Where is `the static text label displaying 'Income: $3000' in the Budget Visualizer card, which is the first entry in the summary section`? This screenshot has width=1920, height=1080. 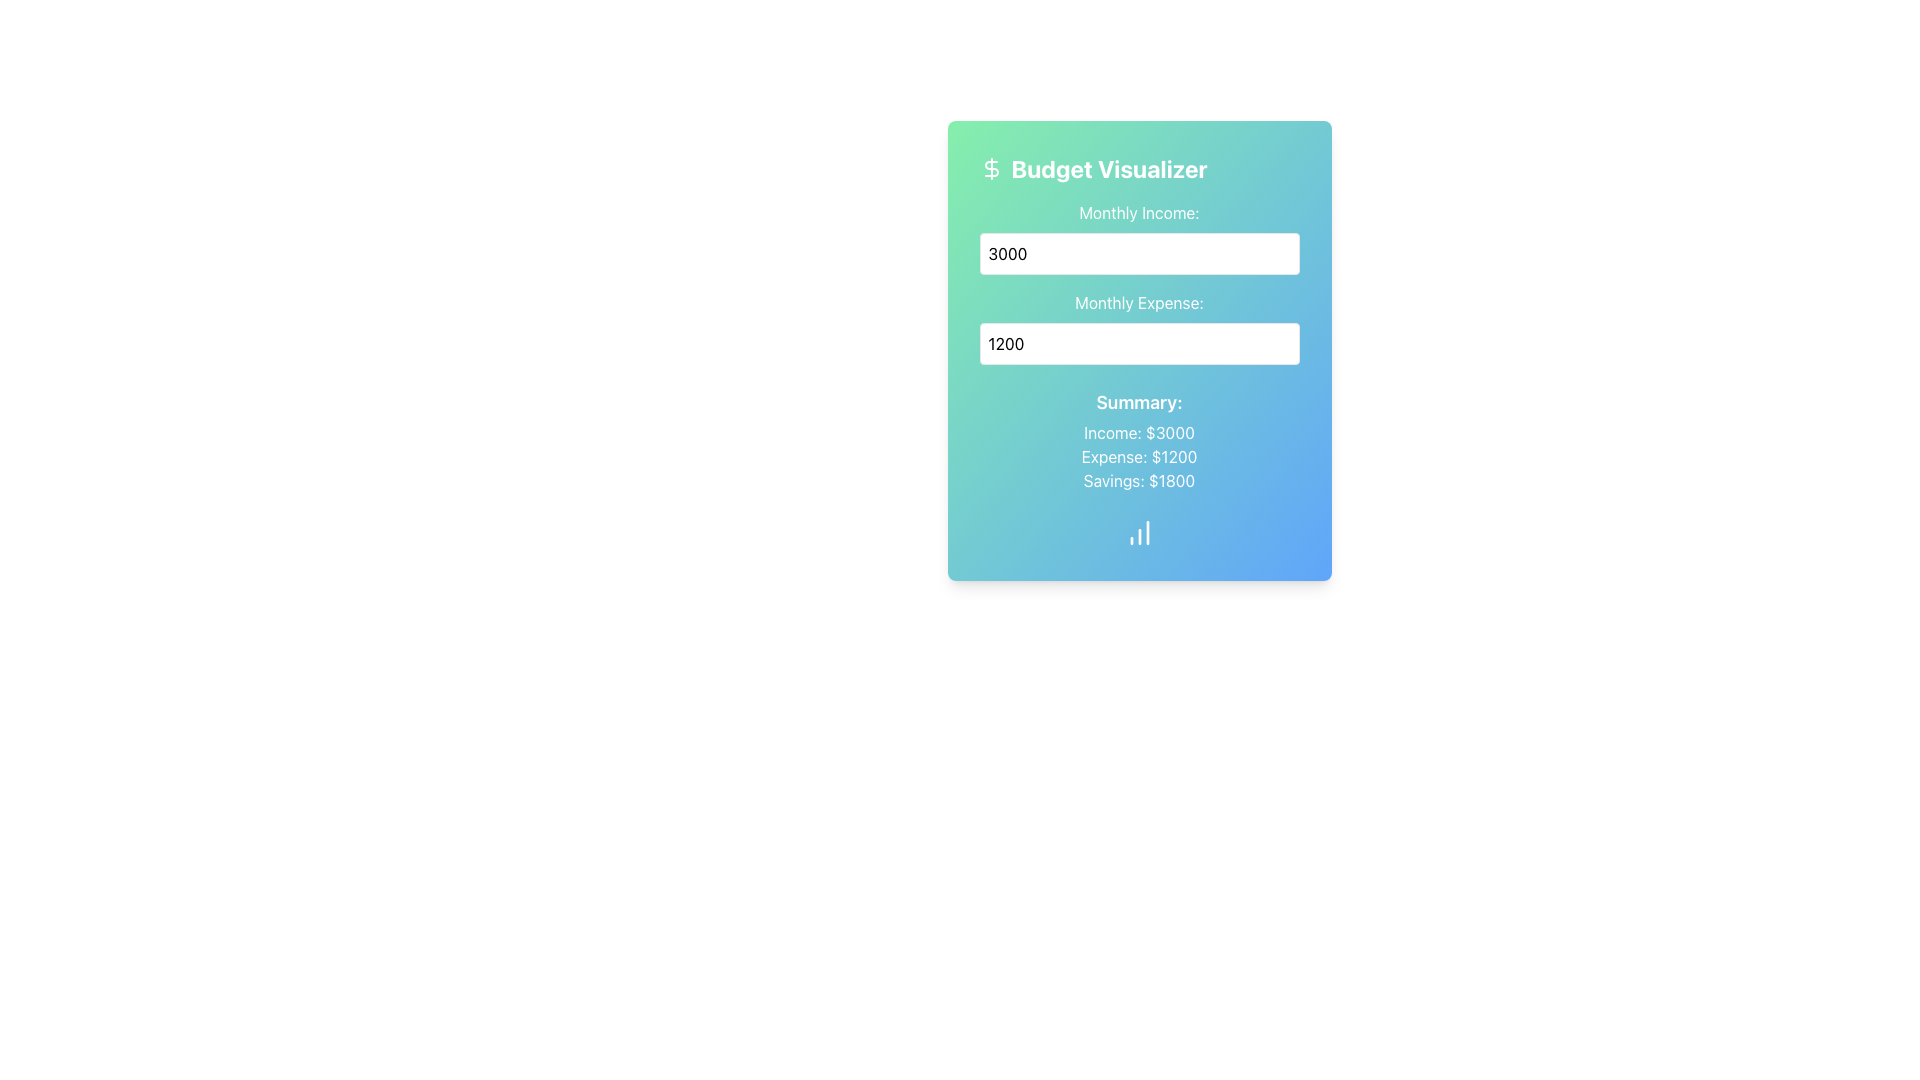 the static text label displaying 'Income: $3000' in the Budget Visualizer card, which is the first entry in the summary section is located at coordinates (1139, 431).